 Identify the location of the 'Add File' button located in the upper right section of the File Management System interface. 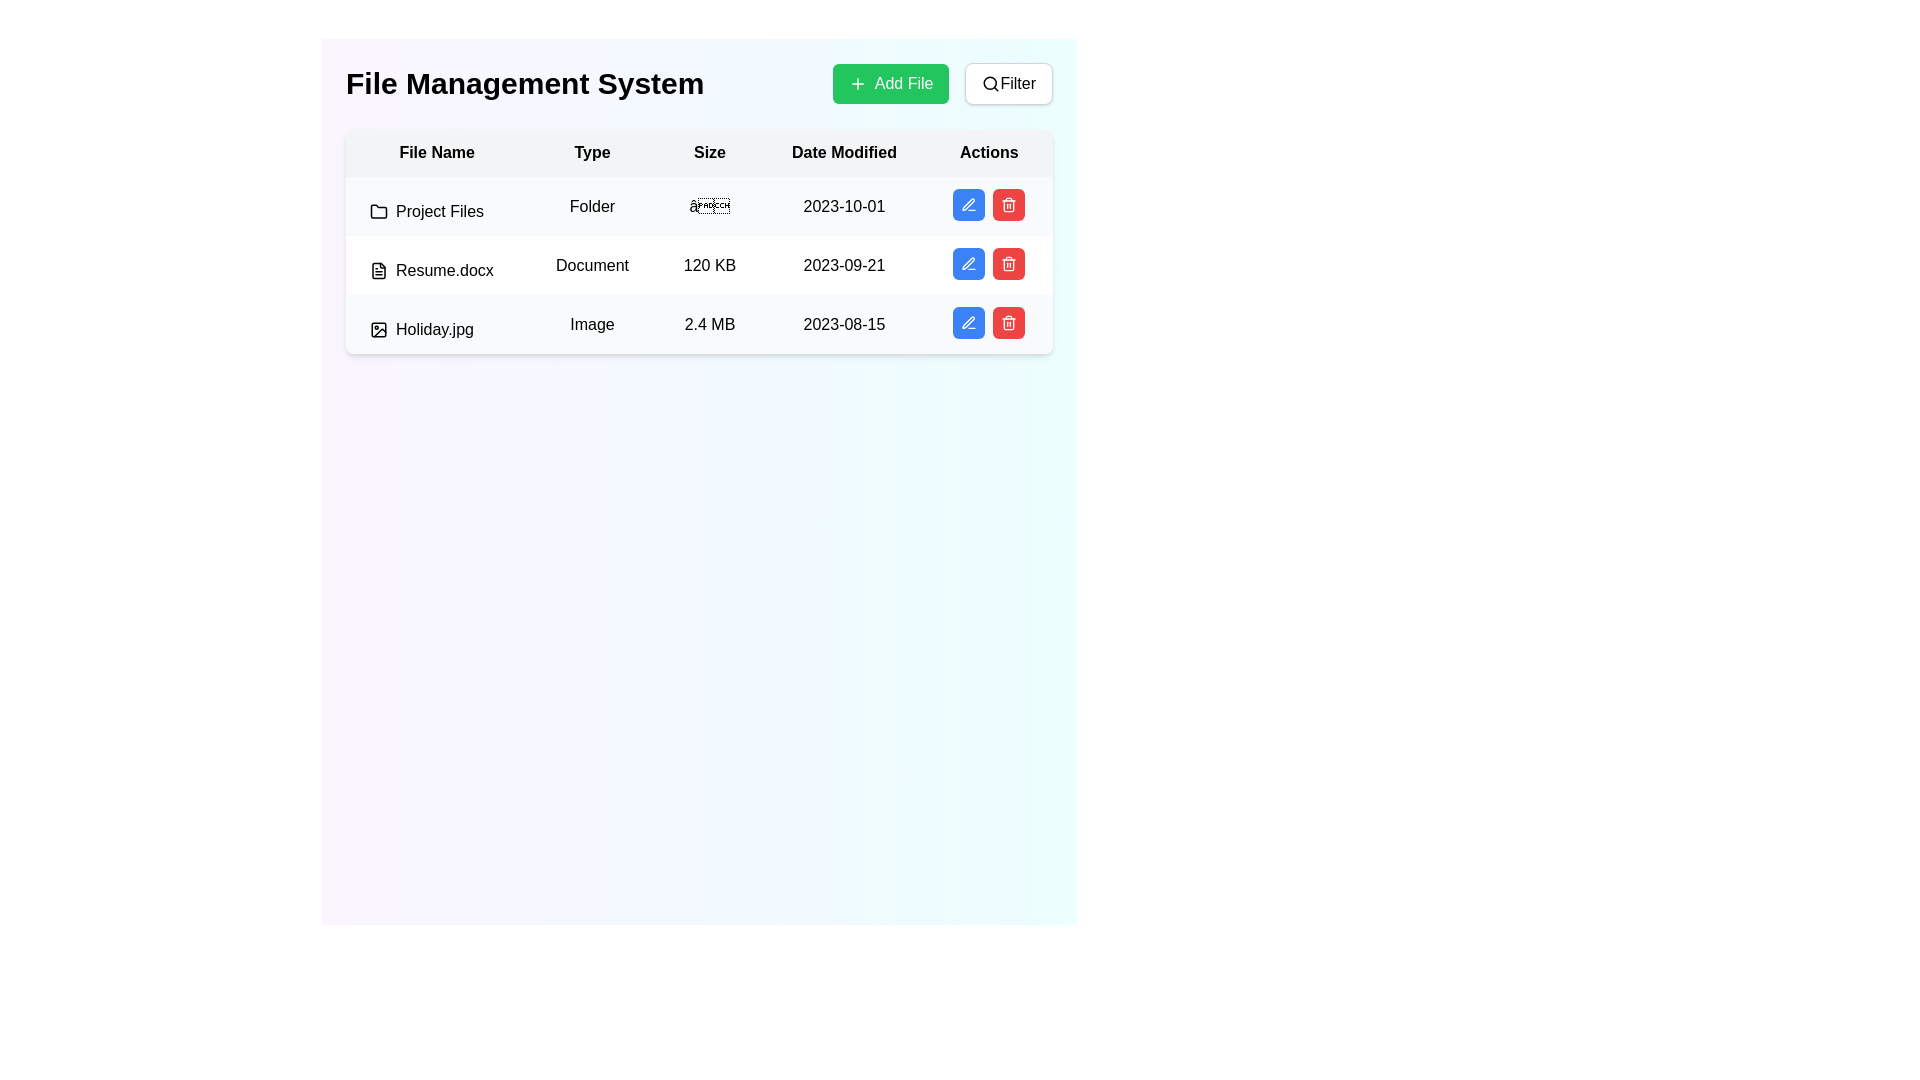
(941, 83).